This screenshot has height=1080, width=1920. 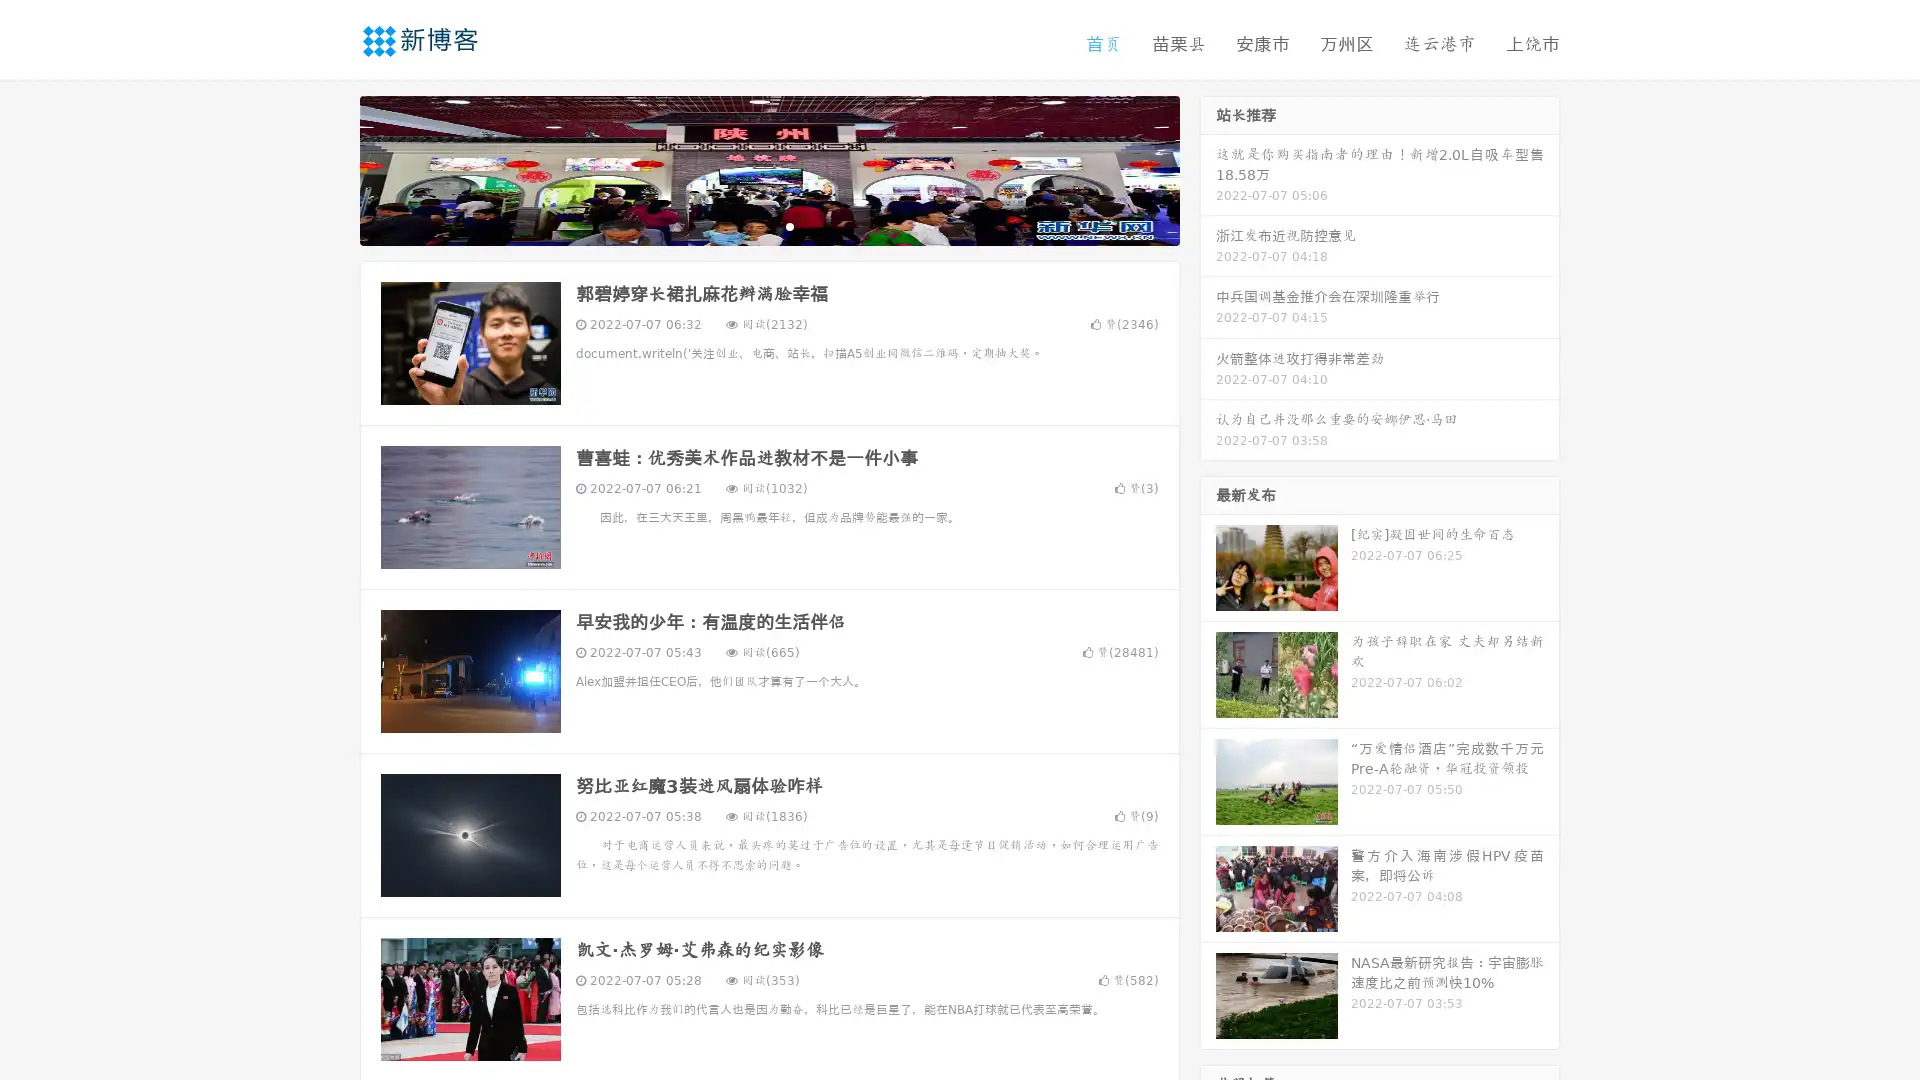 What do you see at coordinates (768, 225) in the screenshot?
I see `Go to slide 2` at bounding box center [768, 225].